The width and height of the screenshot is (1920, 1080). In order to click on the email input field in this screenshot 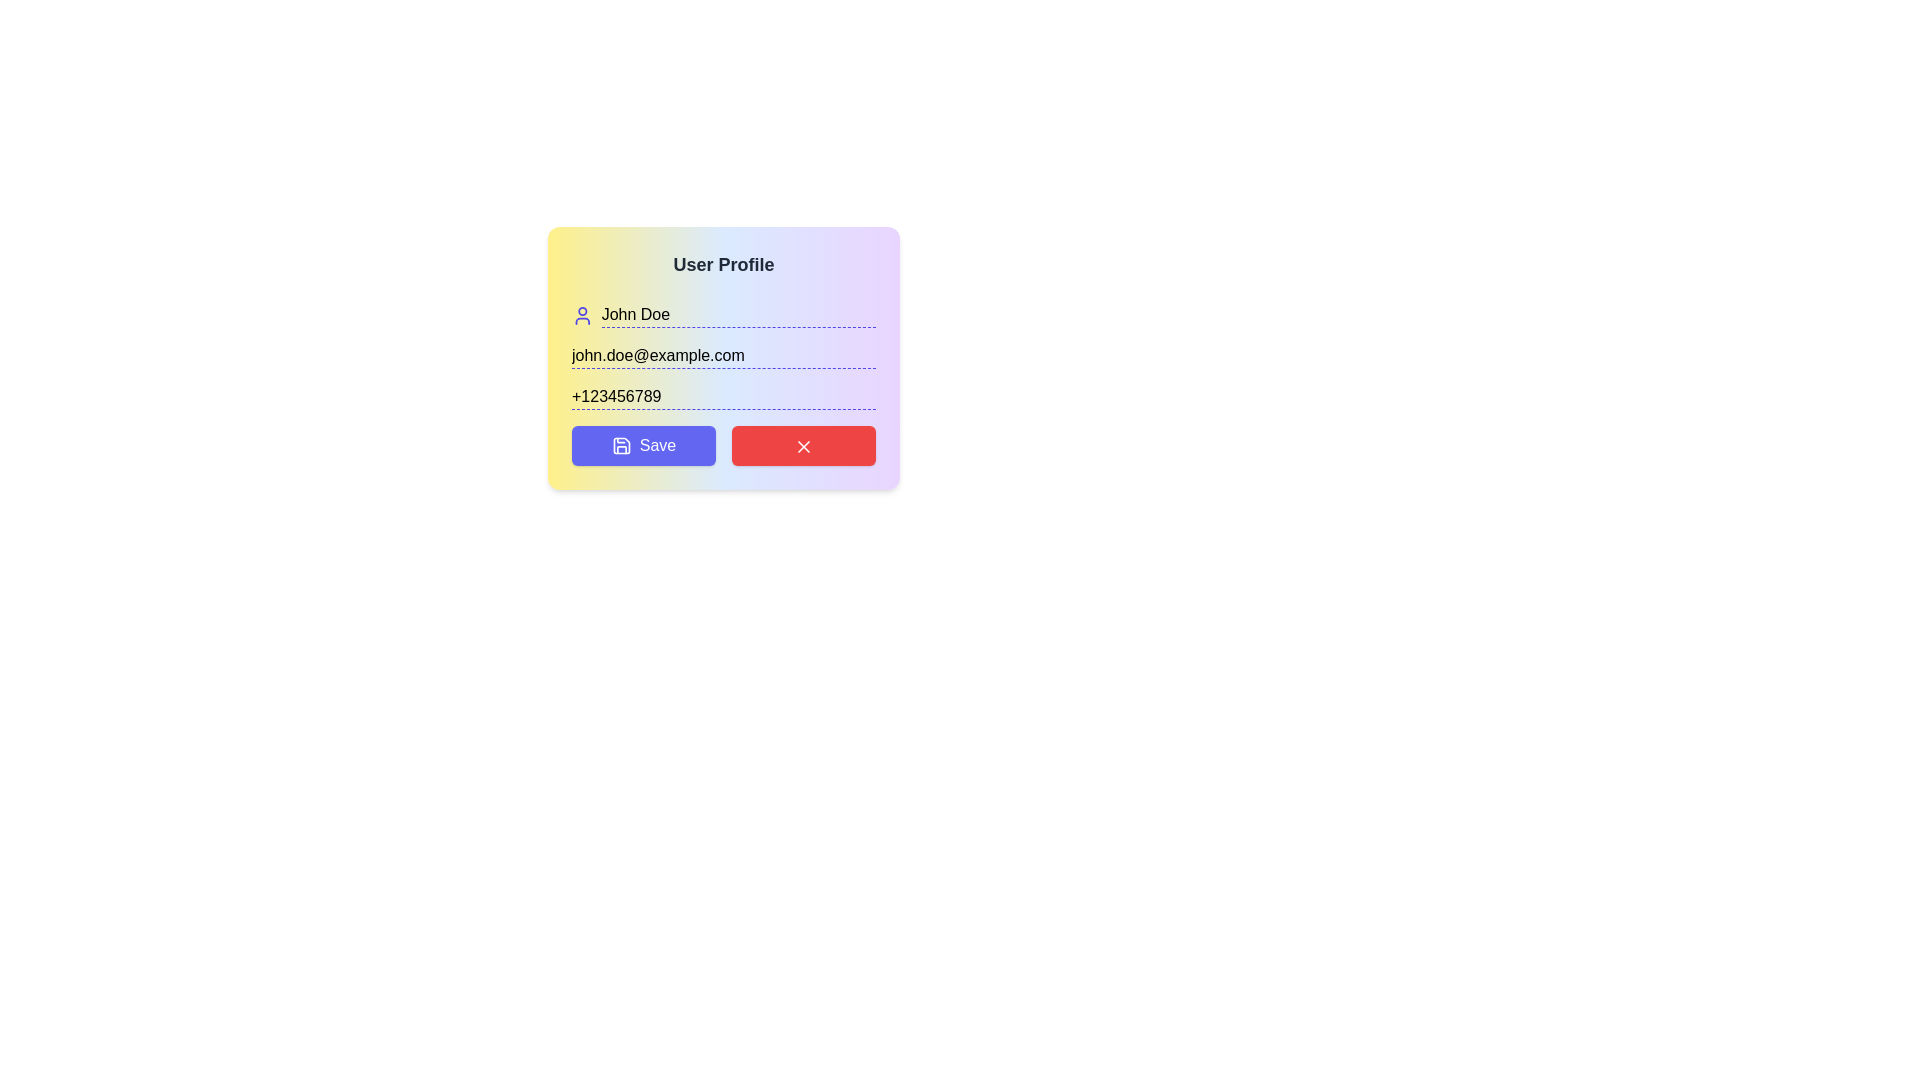, I will do `click(723, 355)`.